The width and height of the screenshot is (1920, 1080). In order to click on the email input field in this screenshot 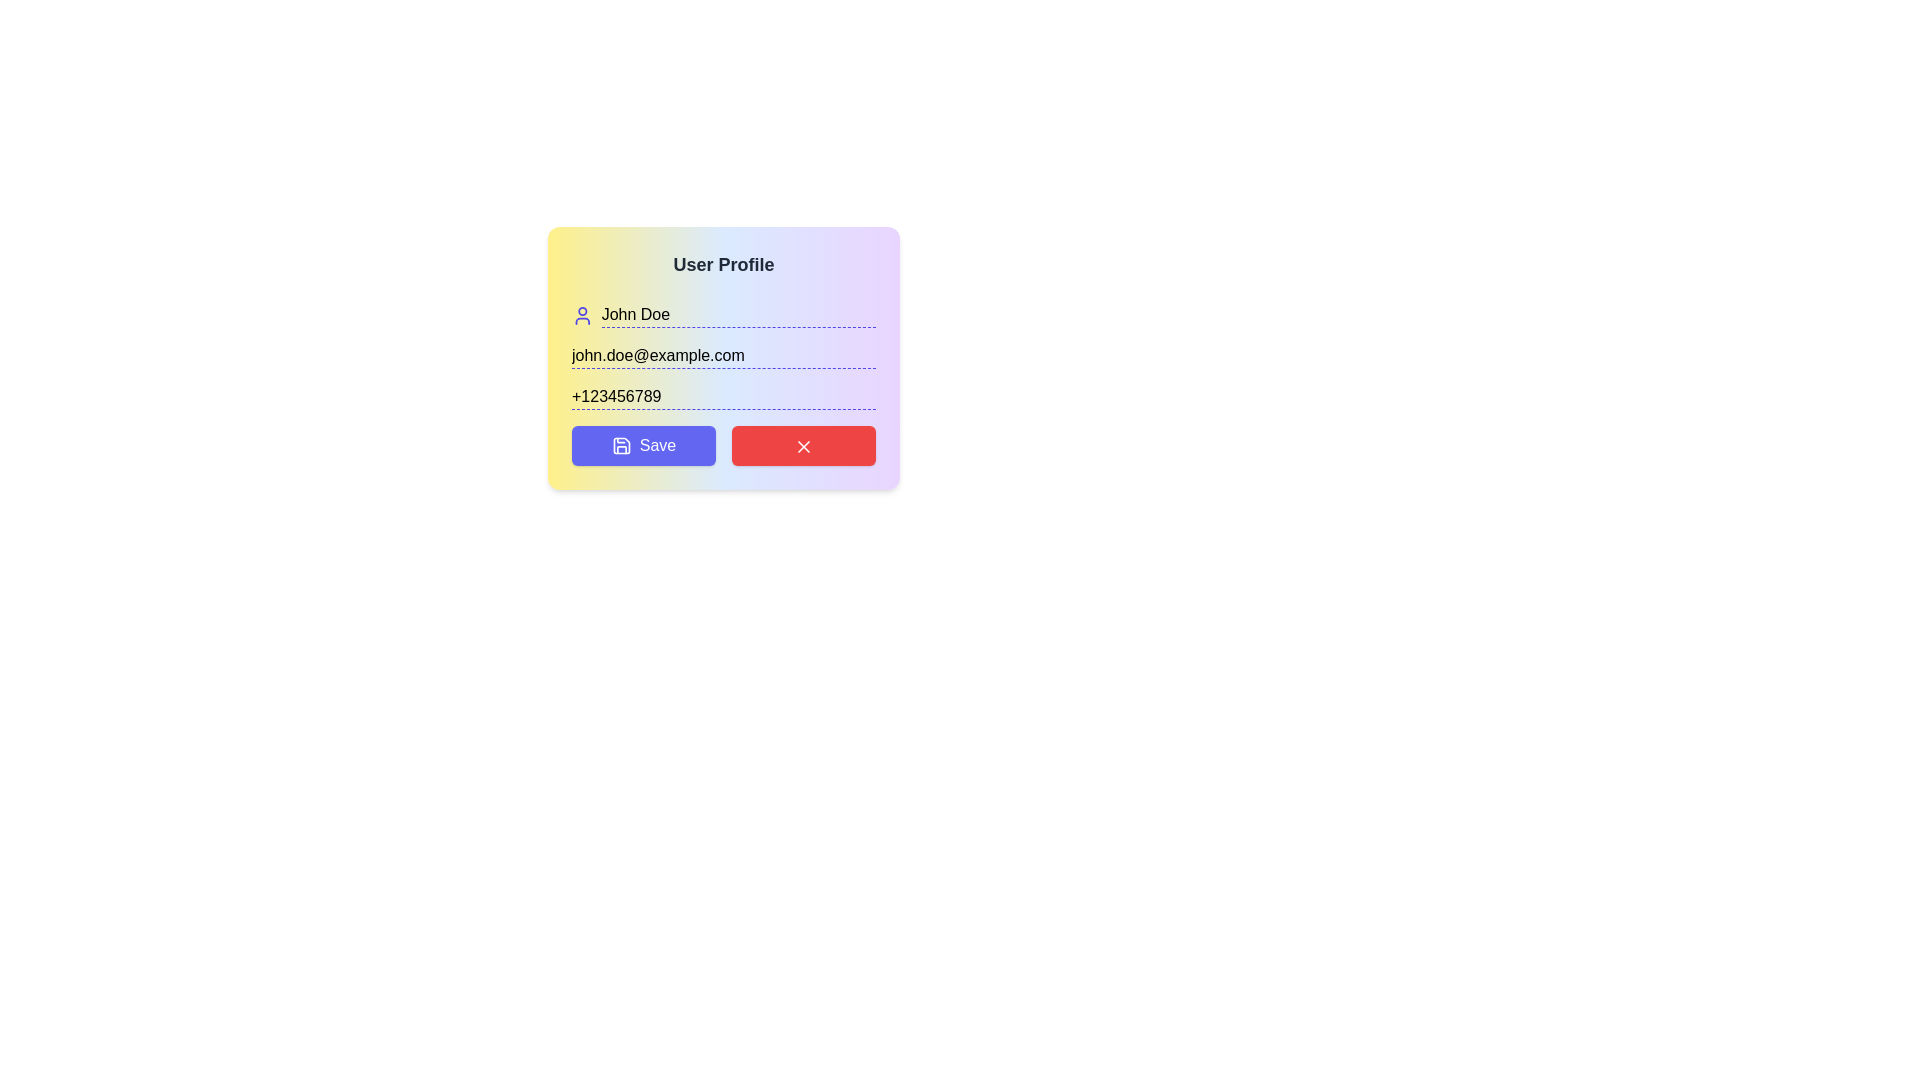, I will do `click(723, 355)`.